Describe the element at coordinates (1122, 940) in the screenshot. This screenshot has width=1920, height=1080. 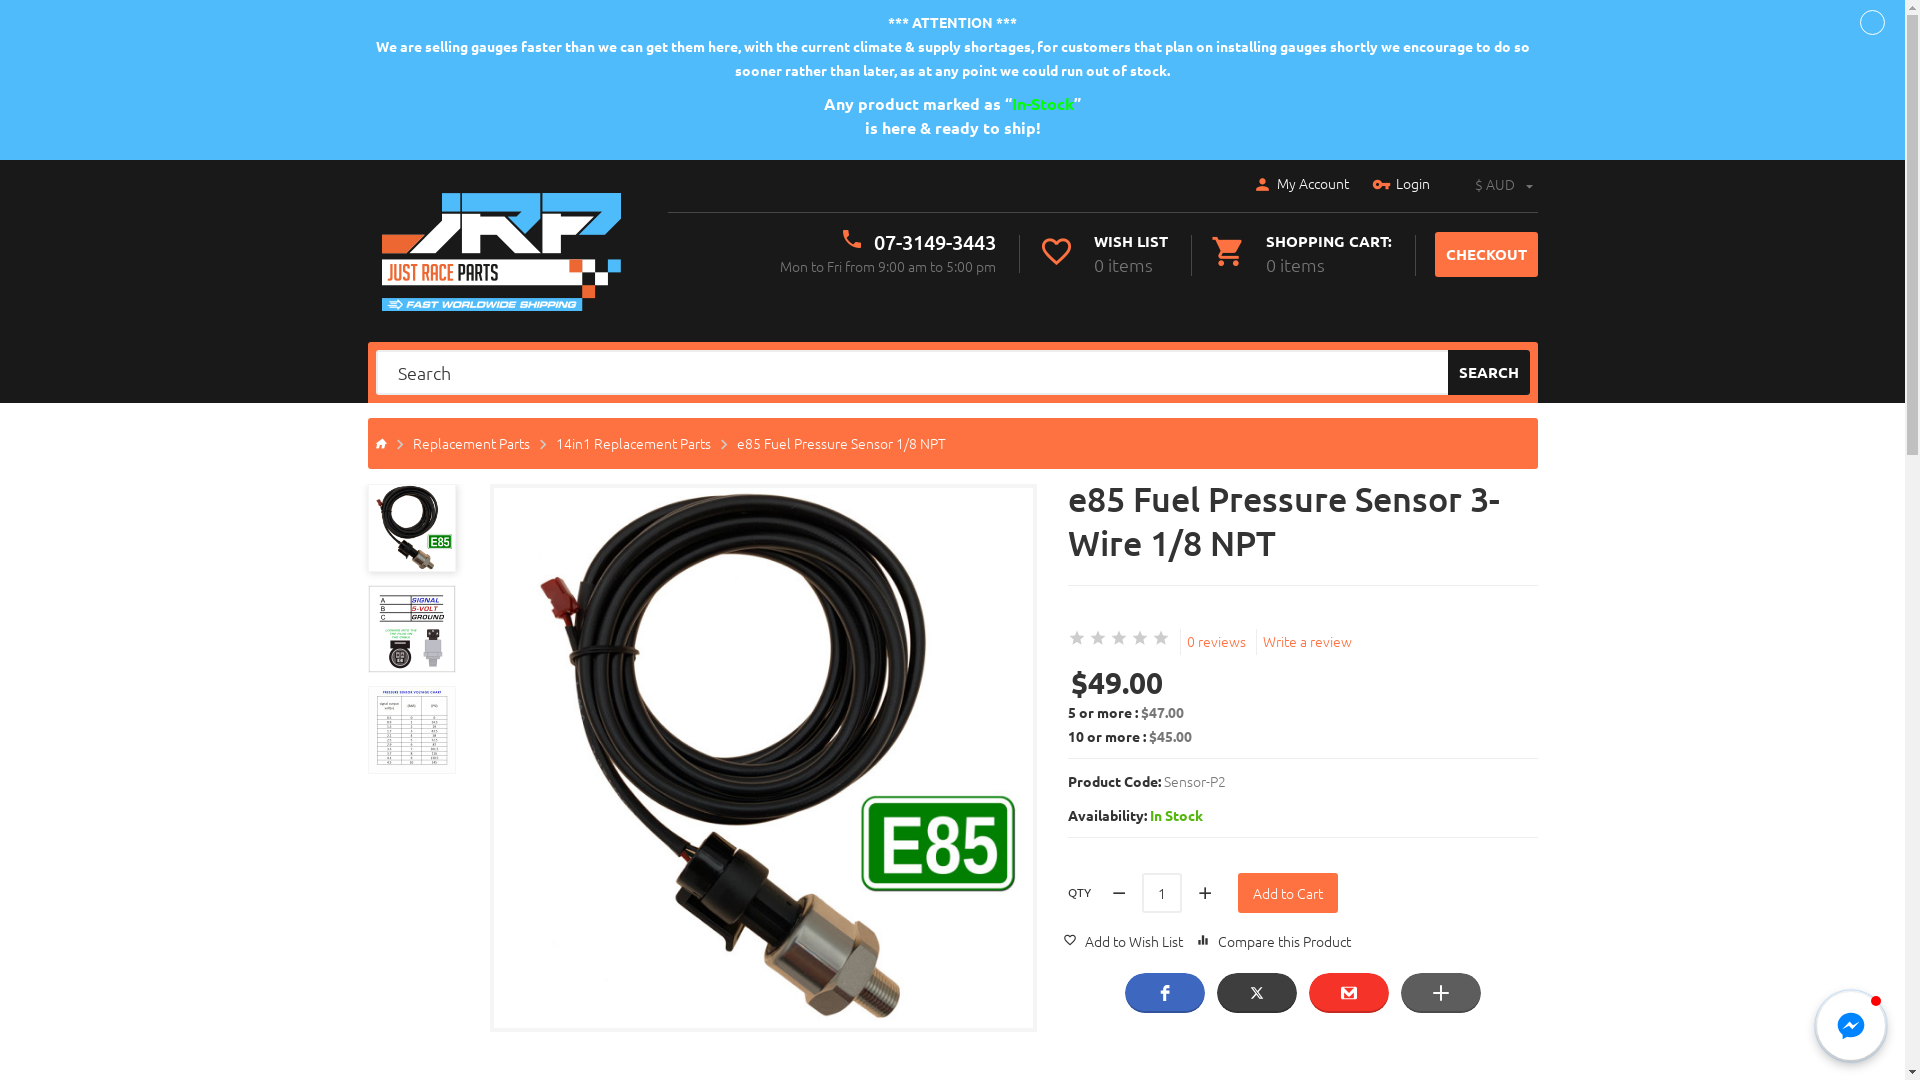
I see `'Add to Wish List'` at that location.